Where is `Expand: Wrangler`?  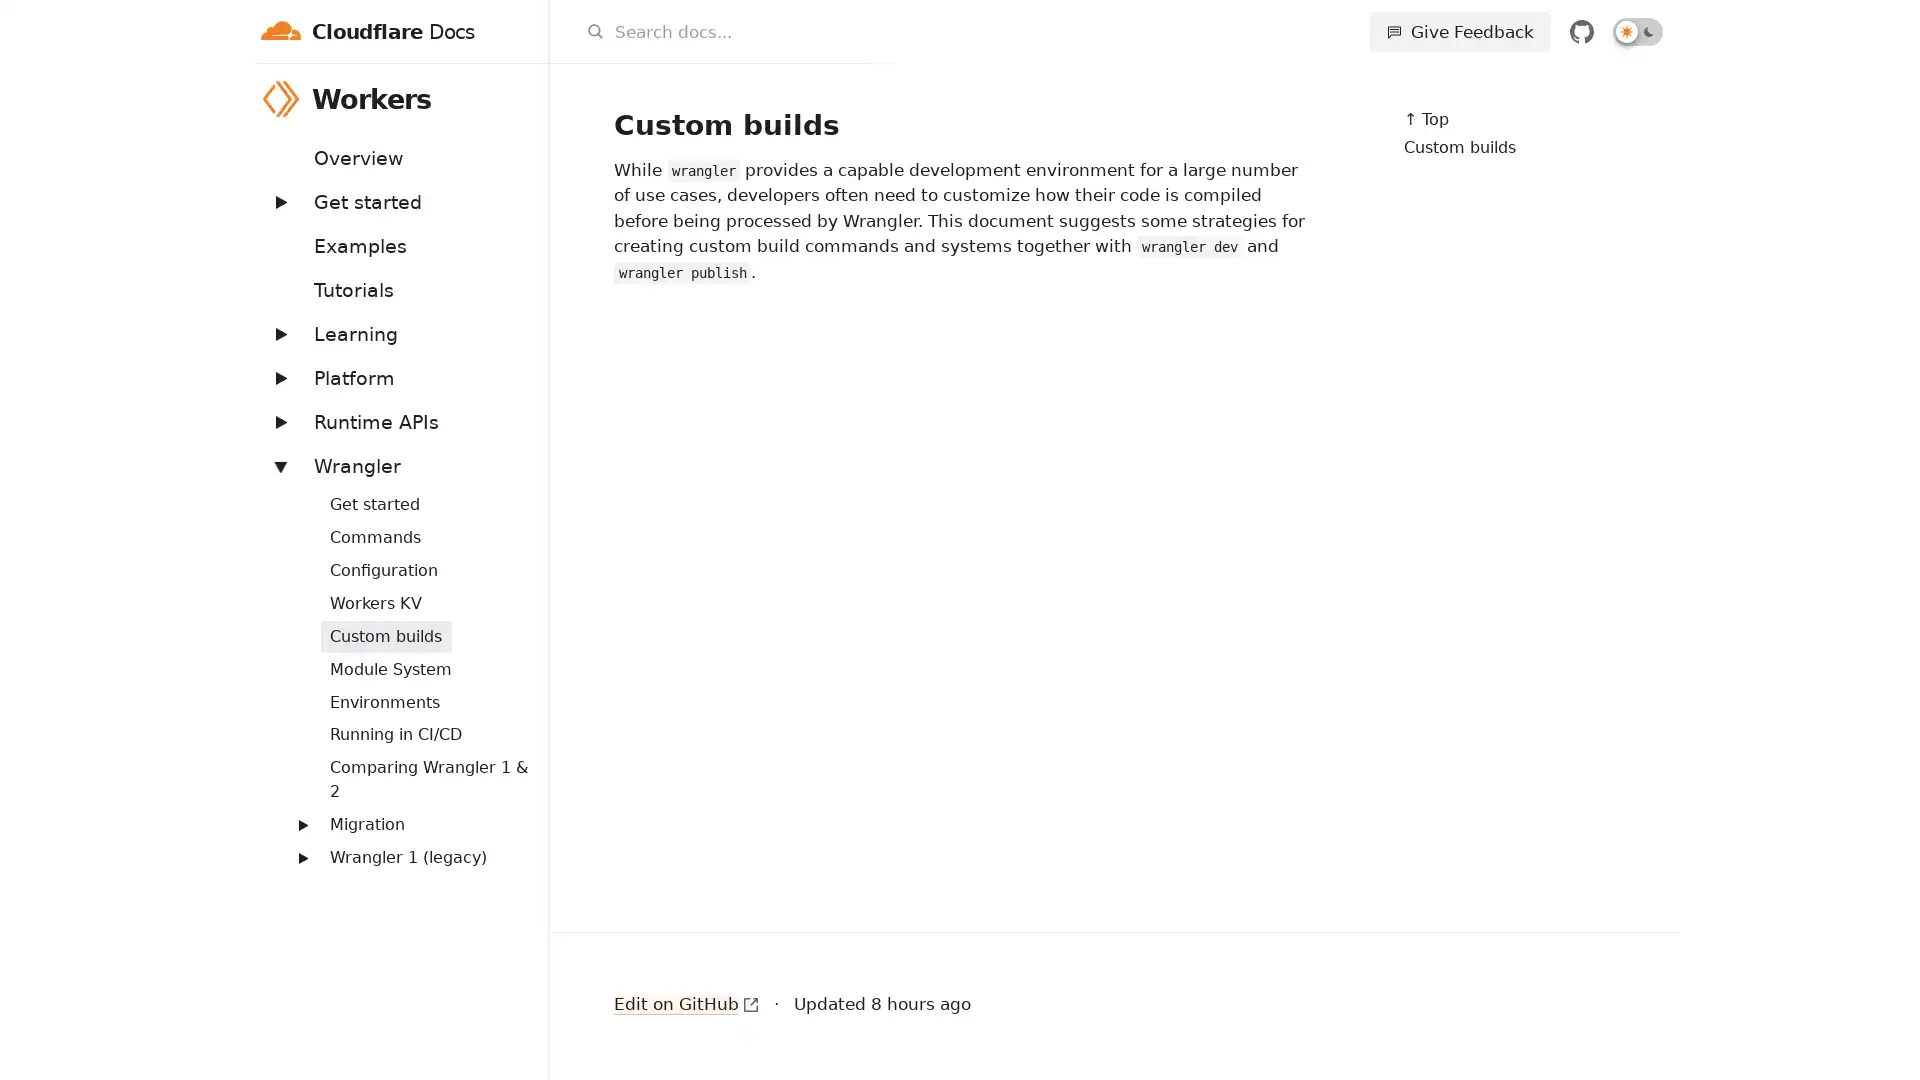
Expand: Wrangler is located at coordinates (278, 465).